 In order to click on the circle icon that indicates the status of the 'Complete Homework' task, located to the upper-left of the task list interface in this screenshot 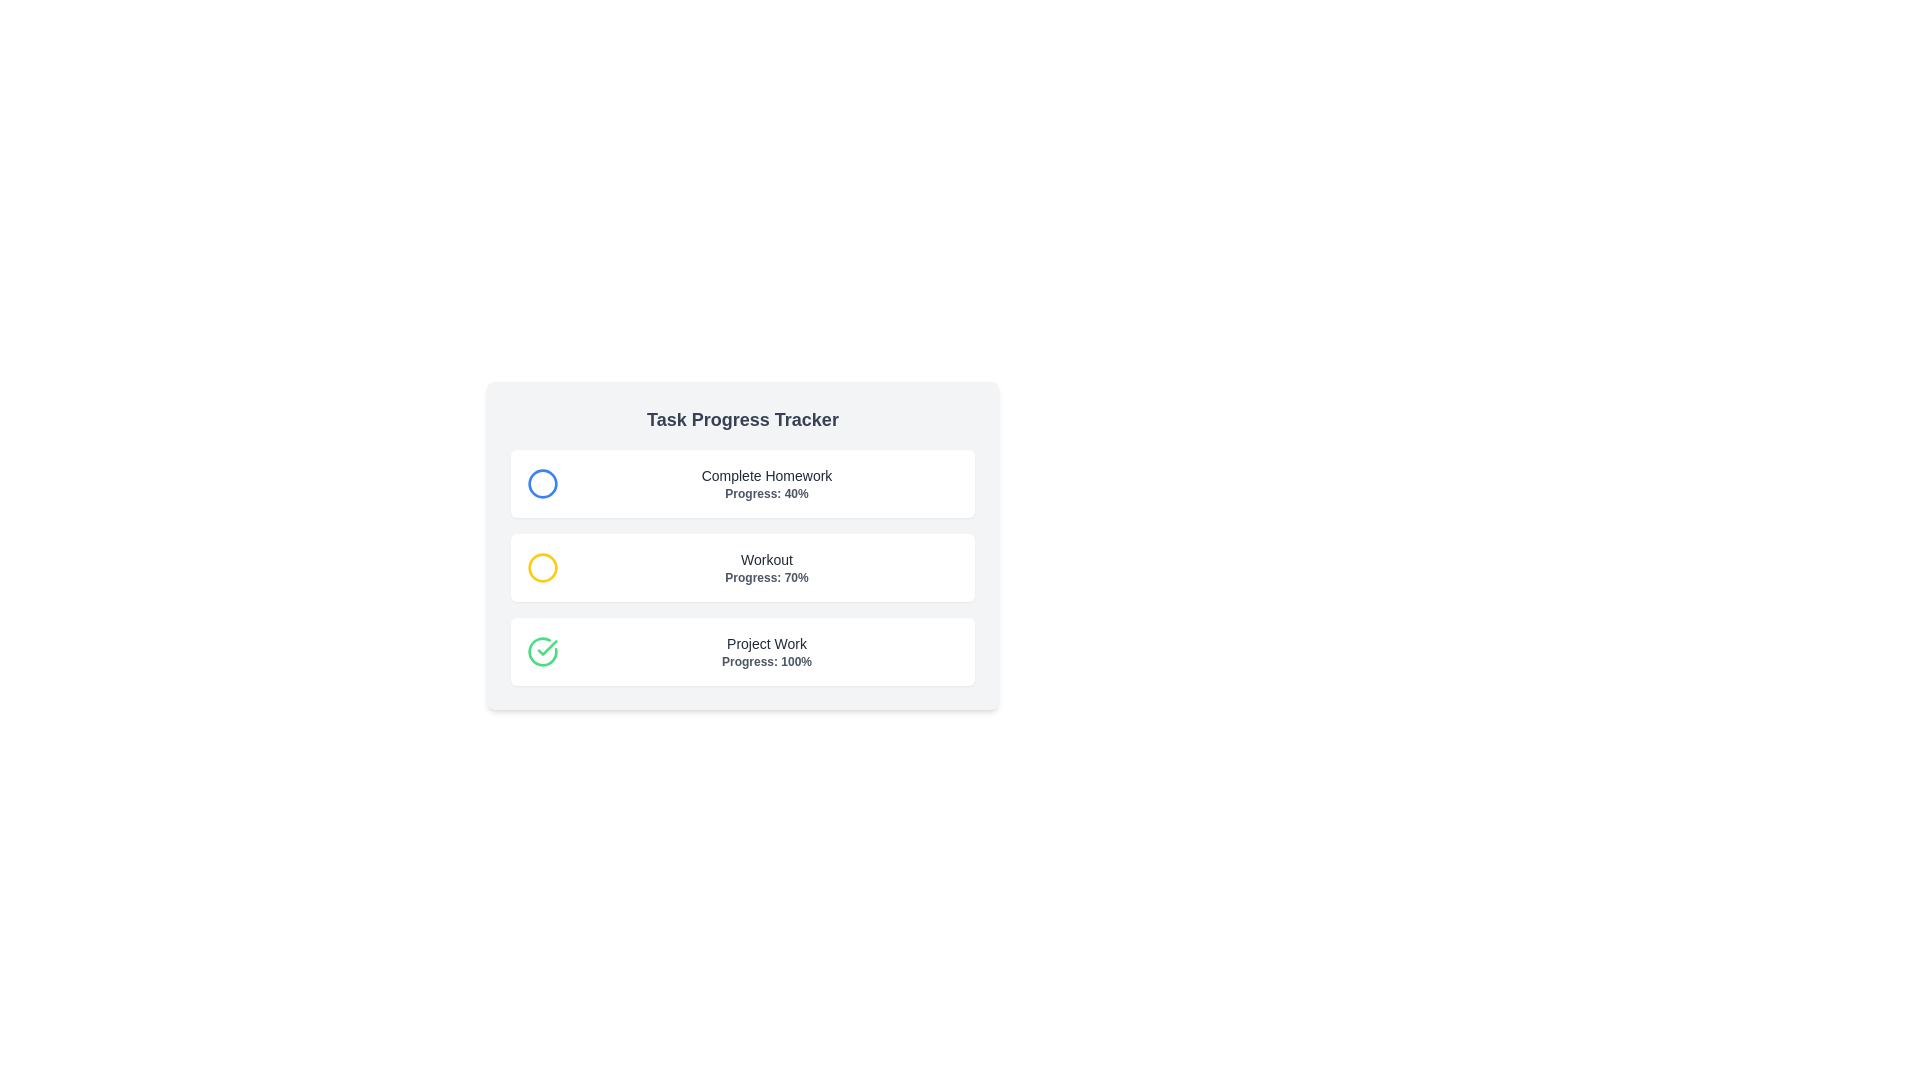, I will do `click(542, 483)`.